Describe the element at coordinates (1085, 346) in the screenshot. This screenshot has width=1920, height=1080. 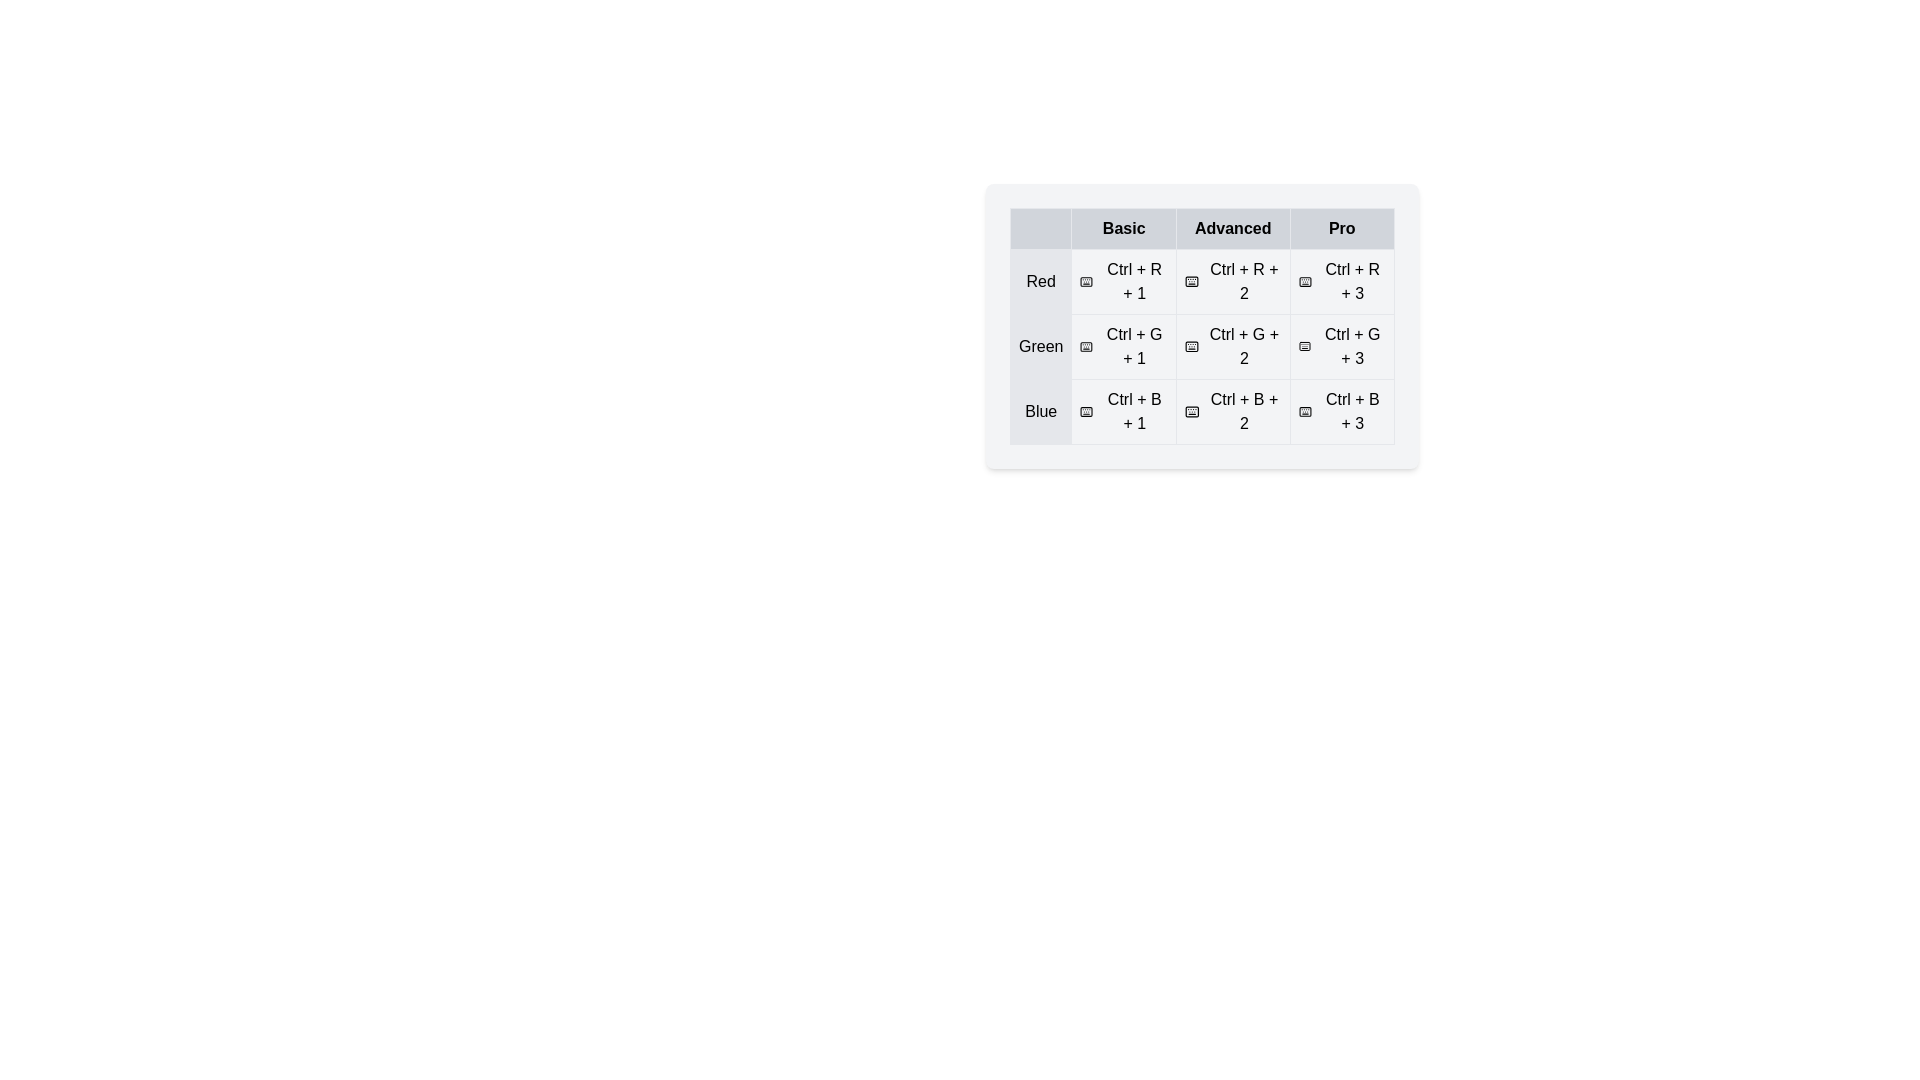
I see `the keyboard icon in the second row of the grid interface under the 'Green' column in the 'Basic' section, which visually represents keyboard shortcuts` at that location.